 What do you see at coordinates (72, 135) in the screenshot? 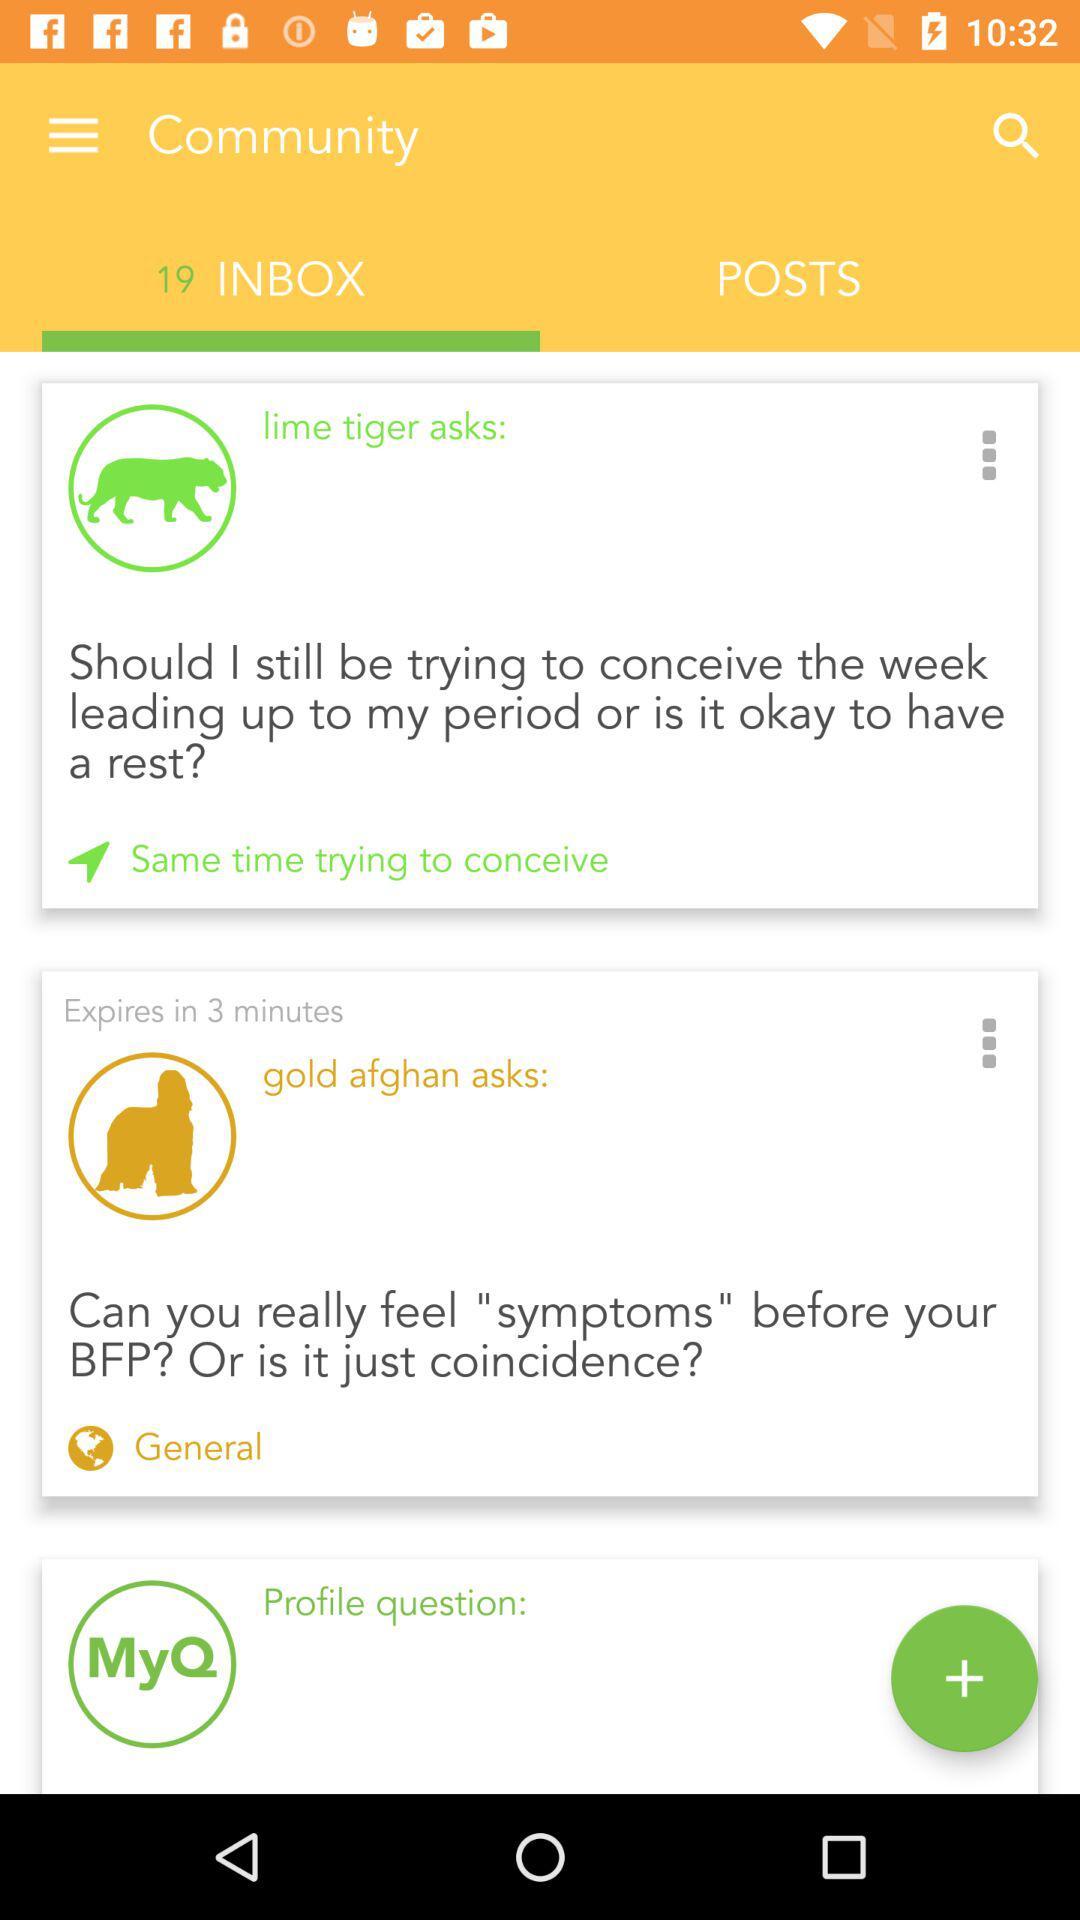
I see `the icon next to community item` at bounding box center [72, 135].